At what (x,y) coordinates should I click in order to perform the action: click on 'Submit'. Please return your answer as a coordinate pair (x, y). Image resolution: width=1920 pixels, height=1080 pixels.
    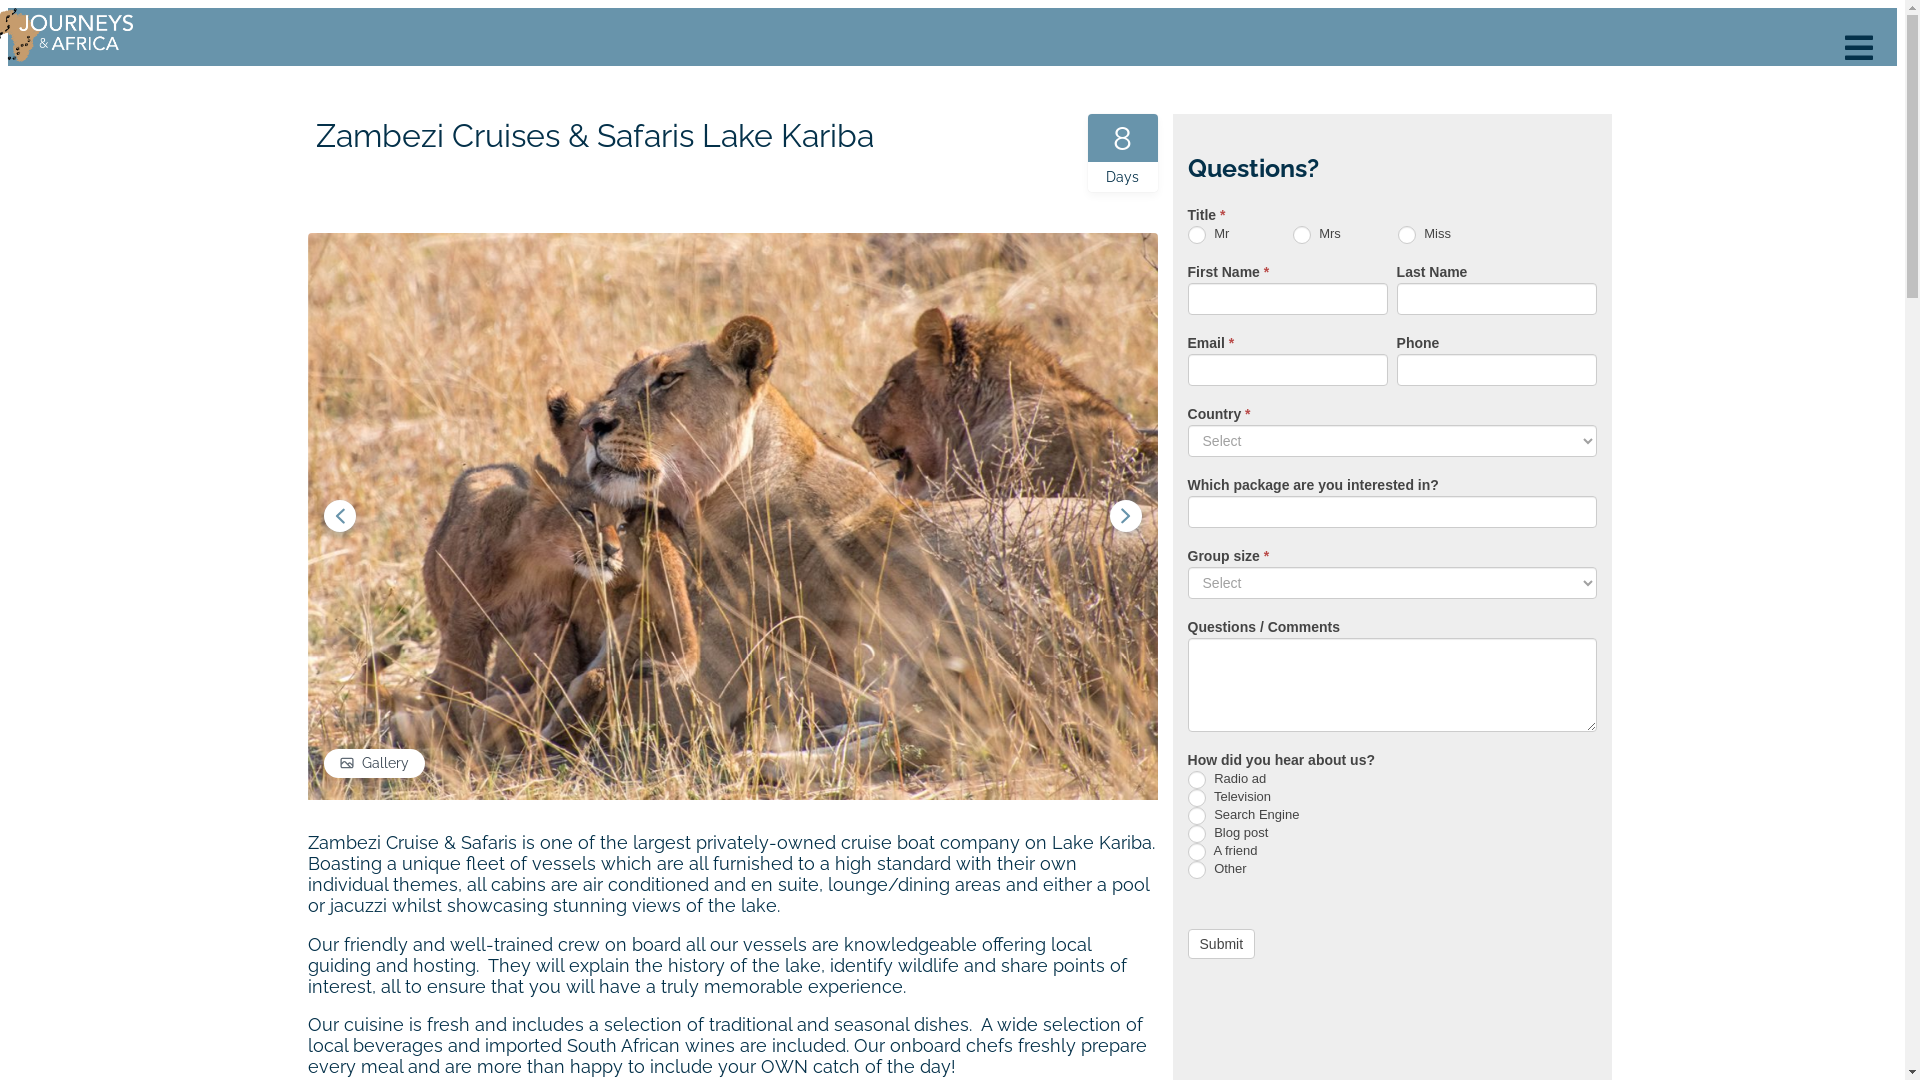
    Looking at the image, I should click on (1188, 944).